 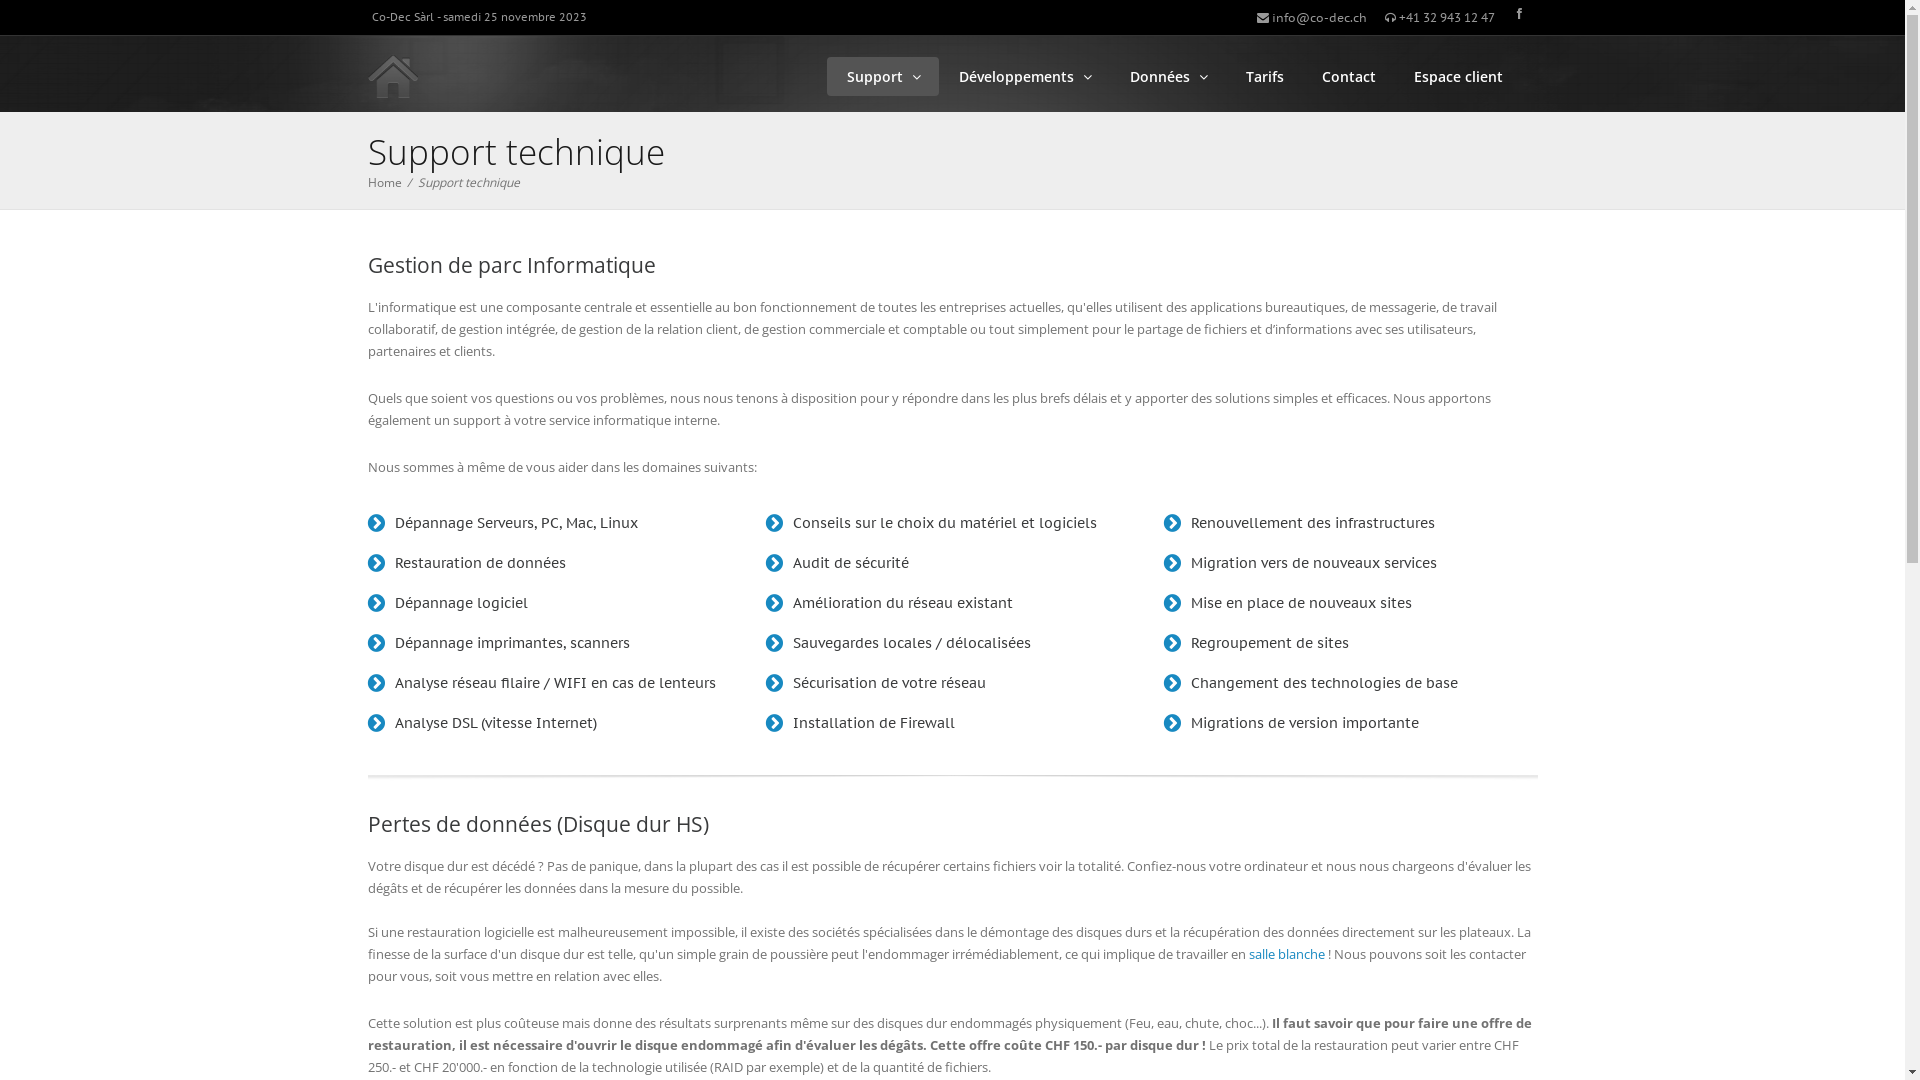 What do you see at coordinates (1392, 75) in the screenshot?
I see `'Espace client'` at bounding box center [1392, 75].